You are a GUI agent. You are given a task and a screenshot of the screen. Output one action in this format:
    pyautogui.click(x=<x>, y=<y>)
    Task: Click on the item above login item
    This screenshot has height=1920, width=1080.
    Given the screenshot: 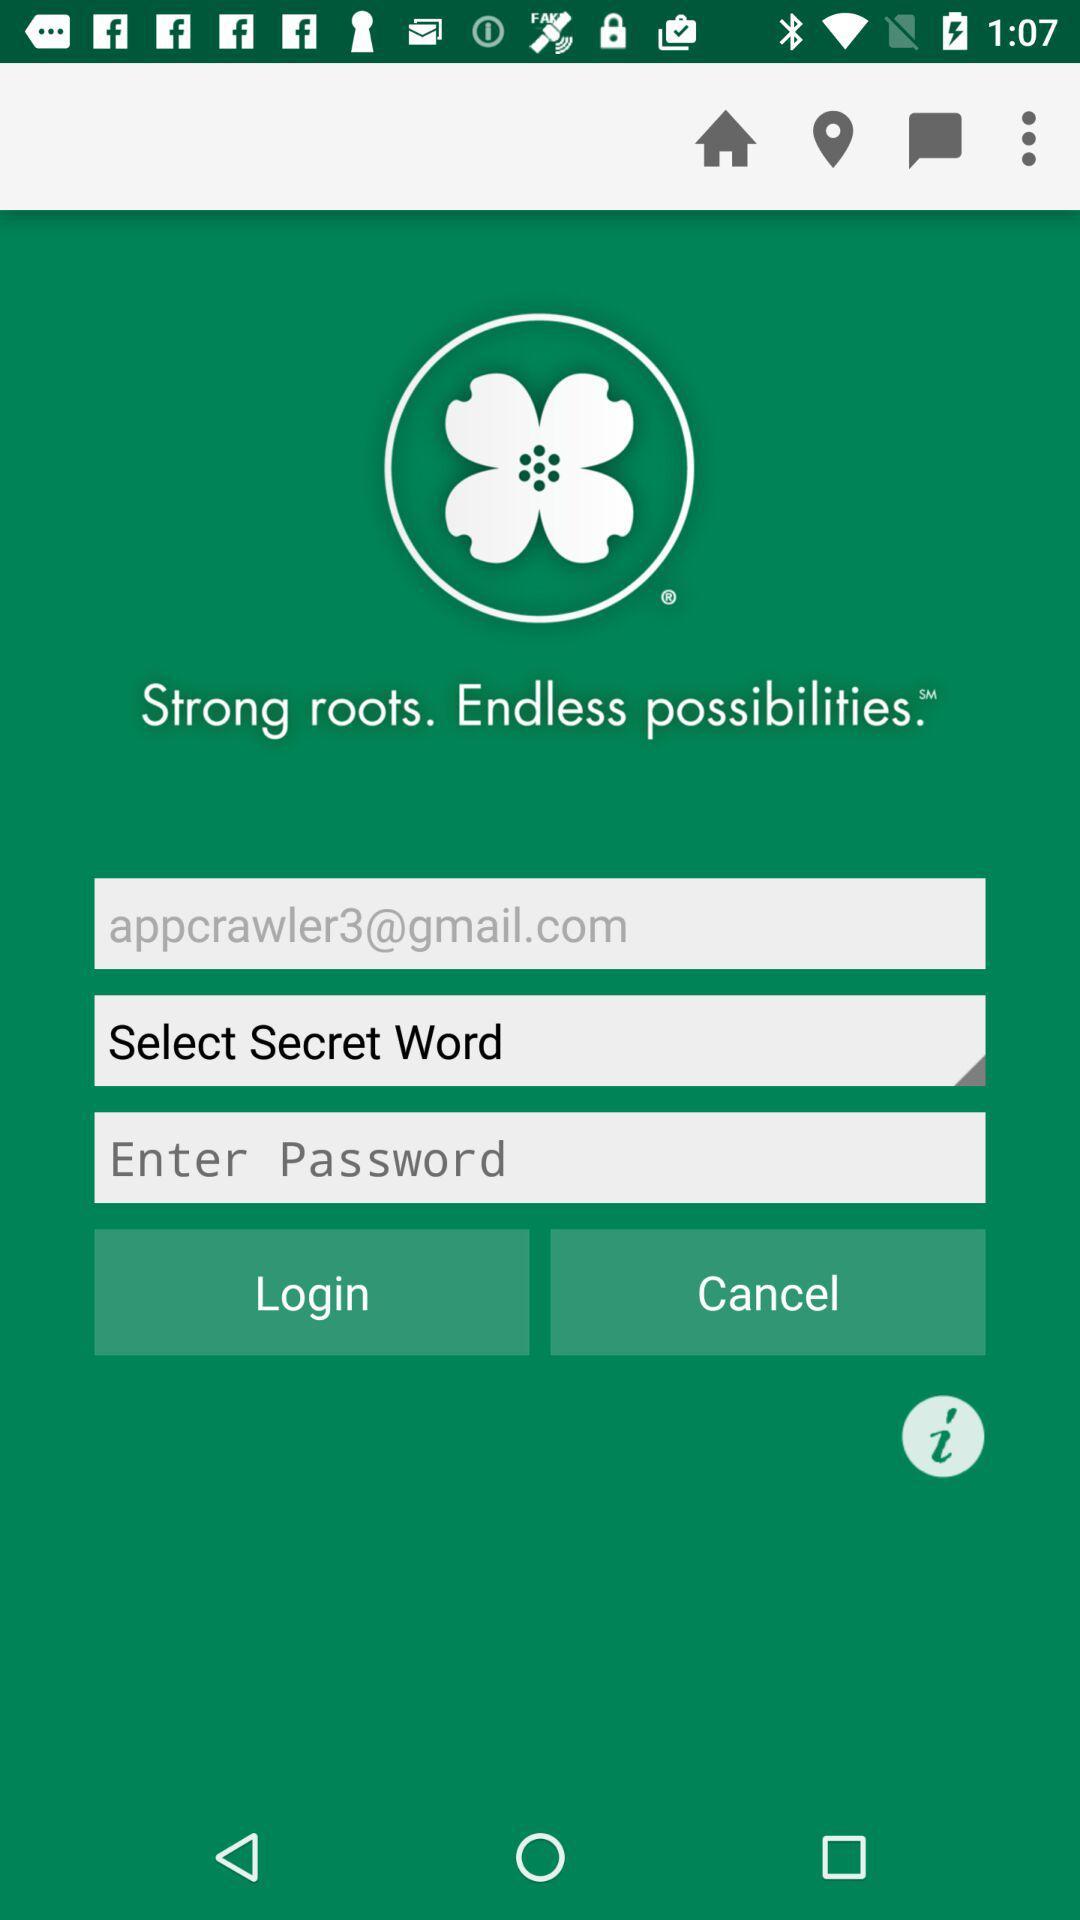 What is the action you would take?
    pyautogui.click(x=540, y=1157)
    